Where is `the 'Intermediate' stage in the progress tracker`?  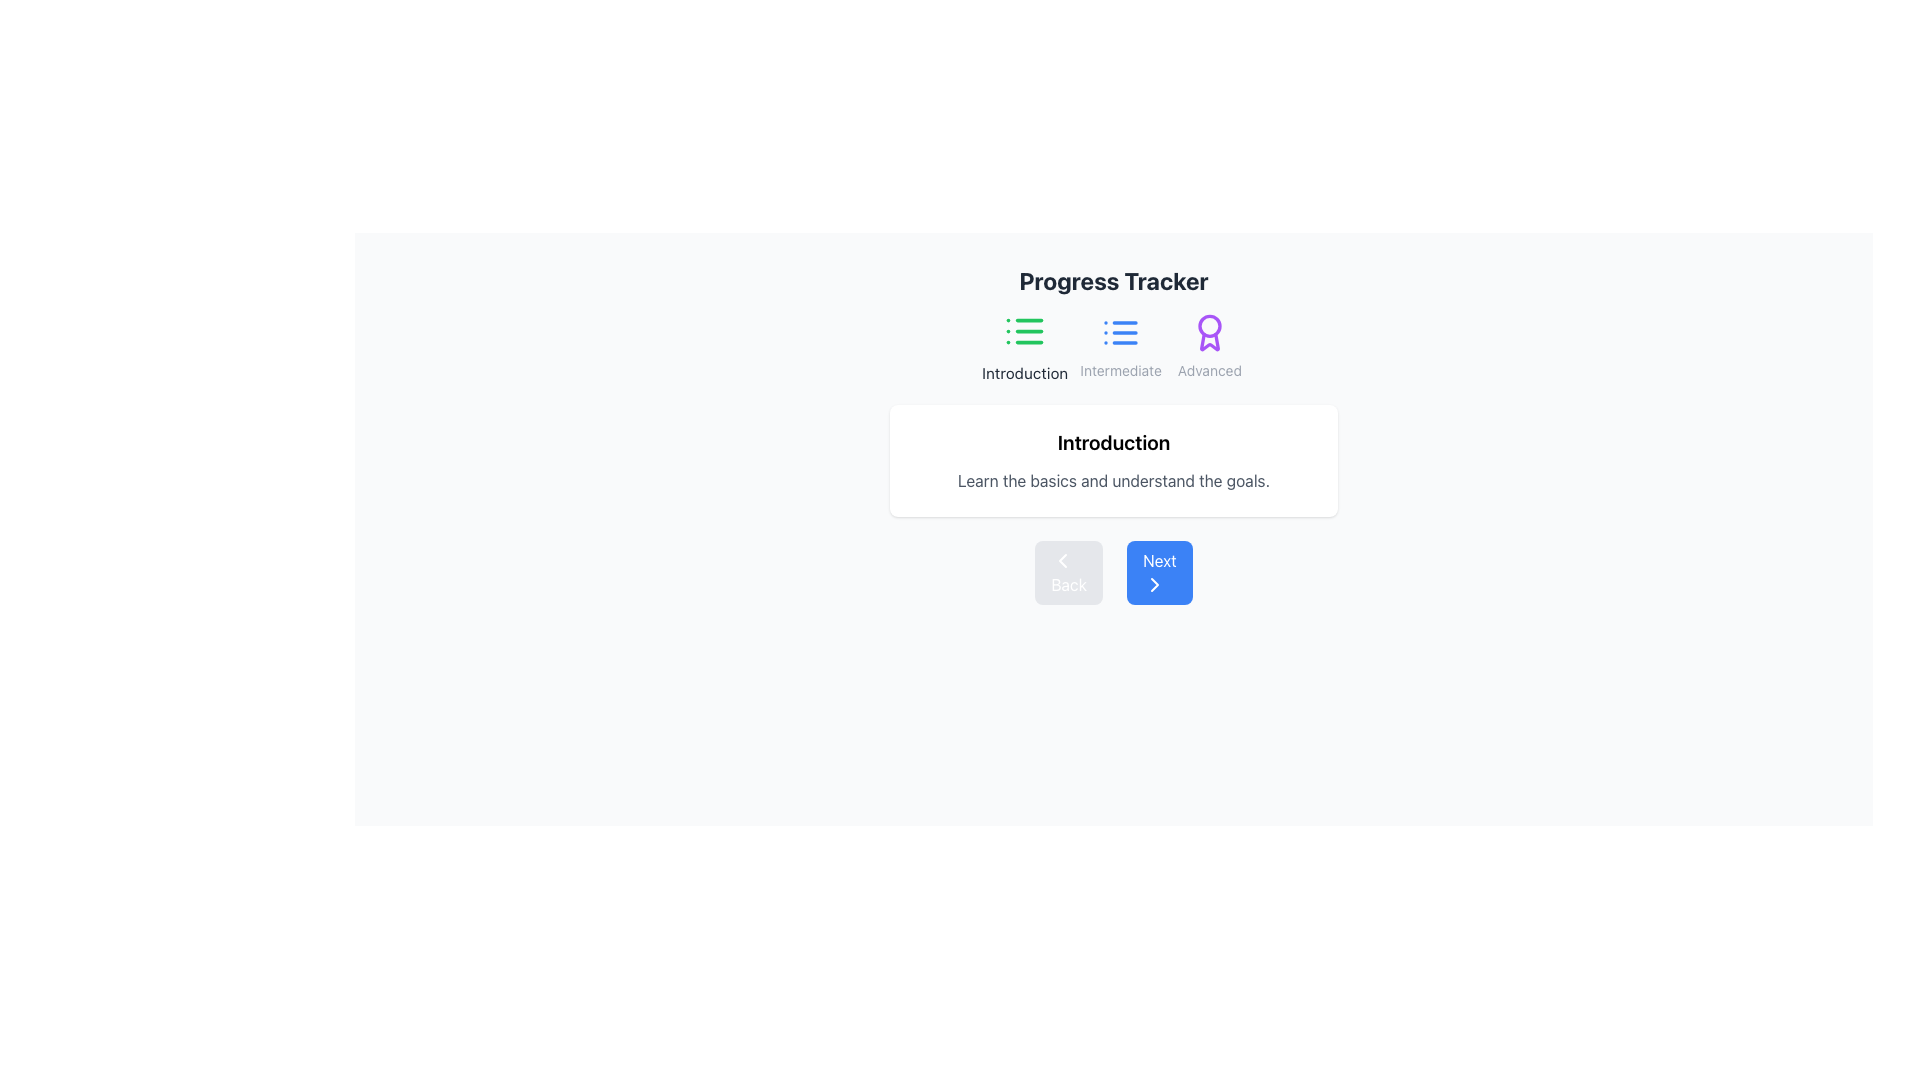 the 'Intermediate' stage in the progress tracker is located at coordinates (1121, 346).